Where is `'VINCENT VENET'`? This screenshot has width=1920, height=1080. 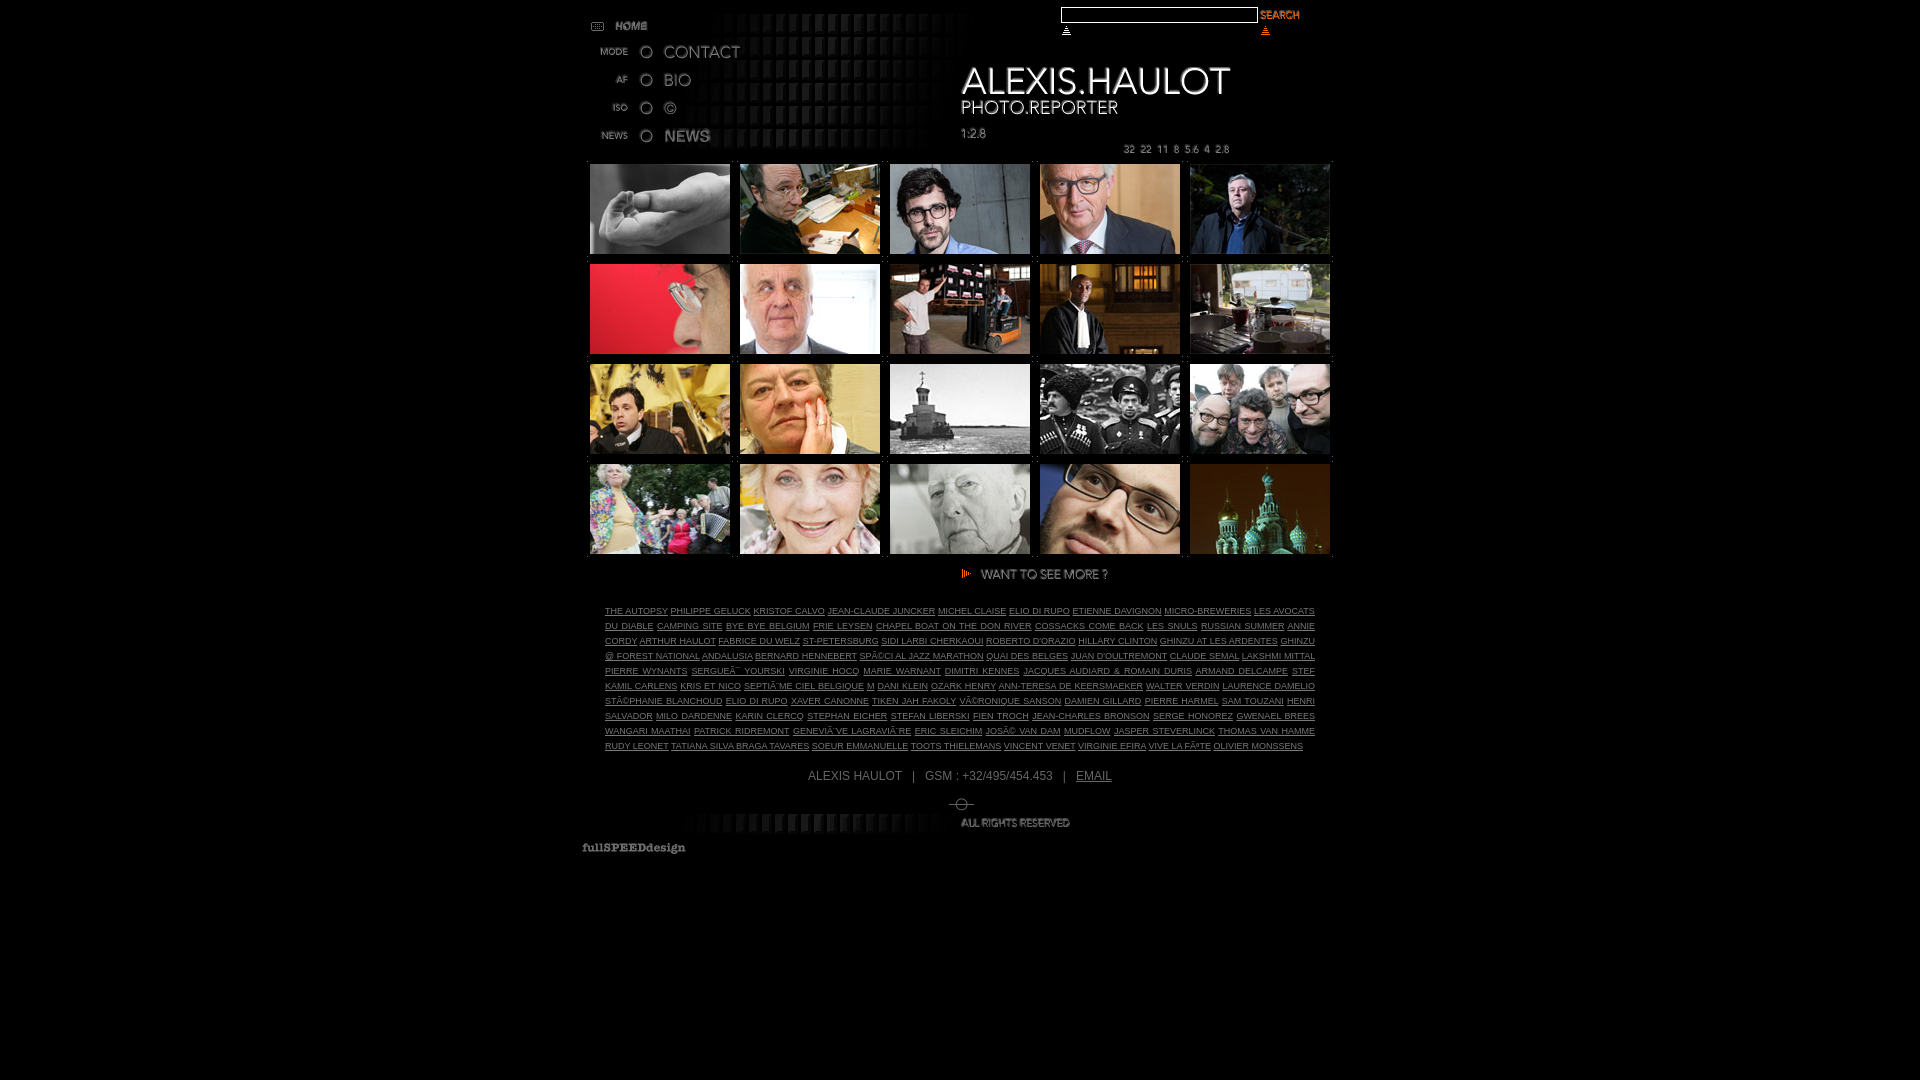
'VINCENT VENET' is located at coordinates (1040, 745).